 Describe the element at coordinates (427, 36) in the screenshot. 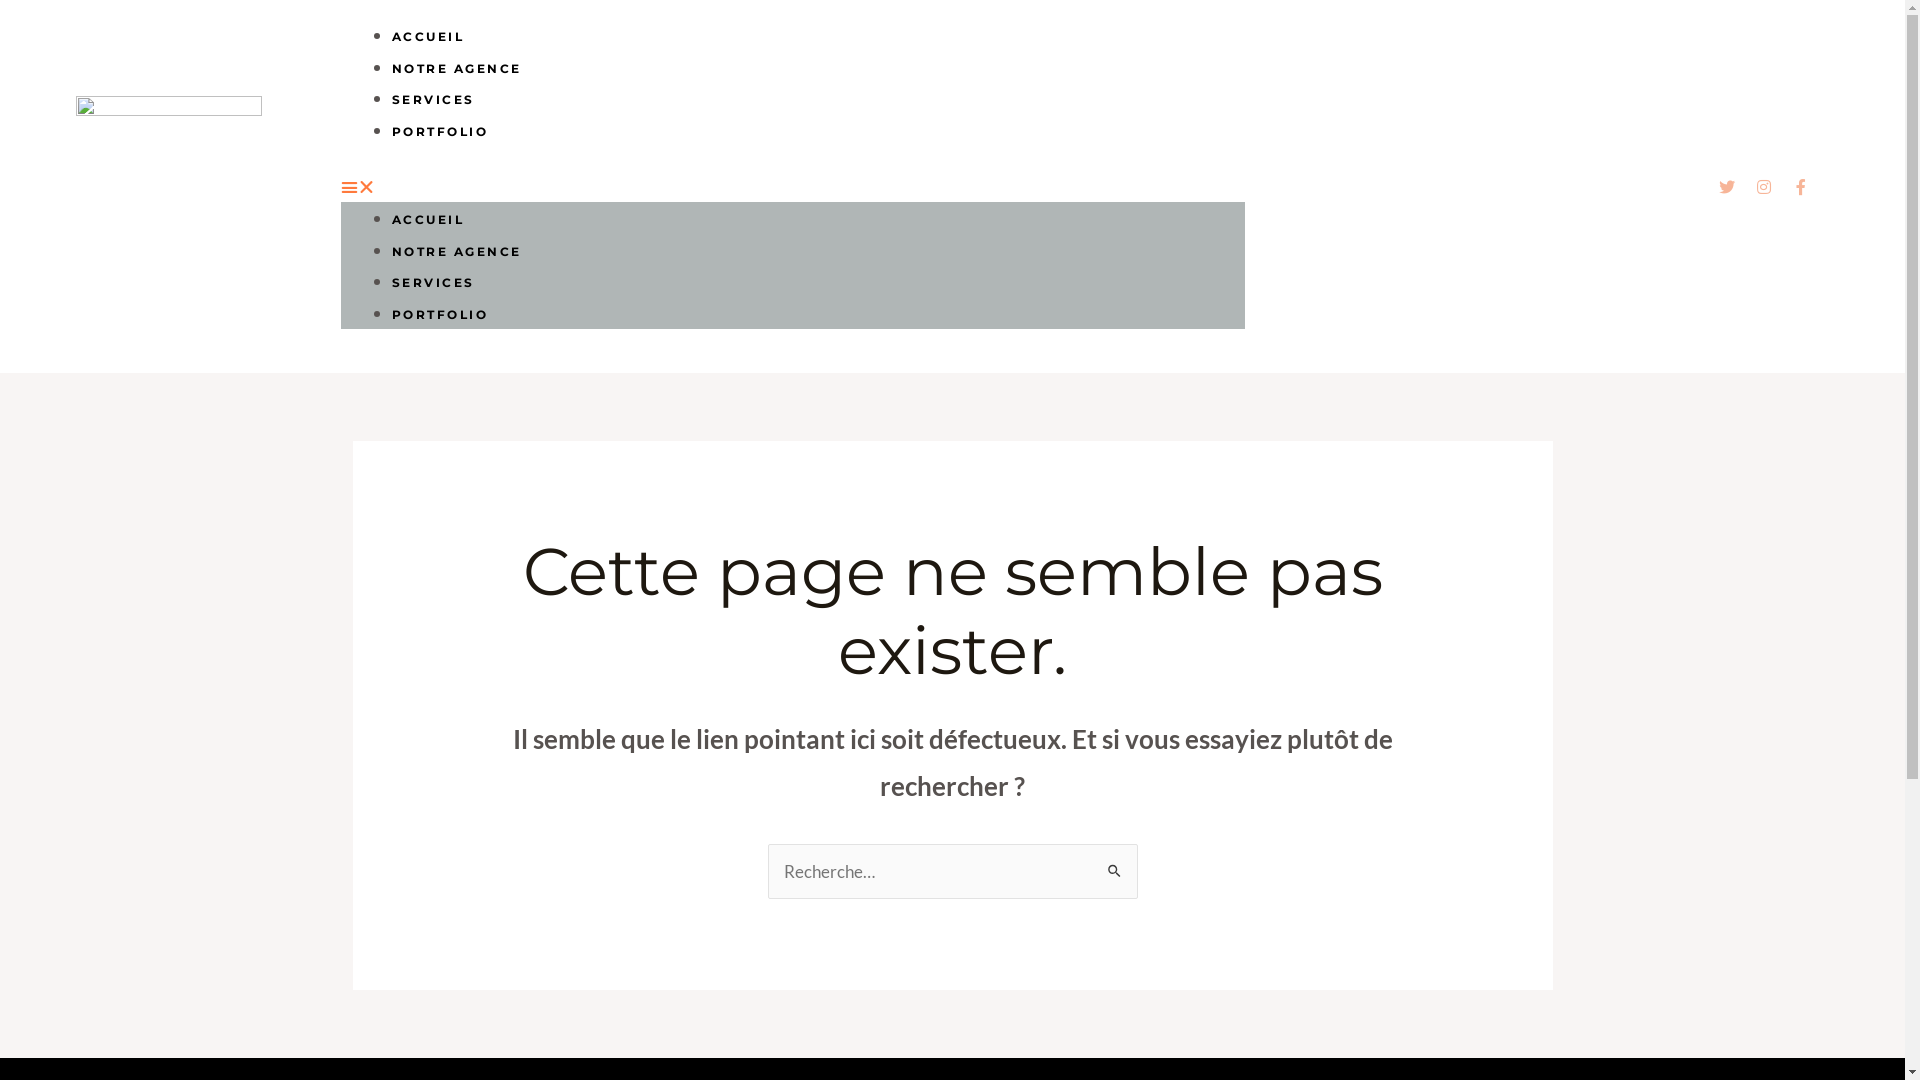

I see `'ACCUEIL'` at that location.